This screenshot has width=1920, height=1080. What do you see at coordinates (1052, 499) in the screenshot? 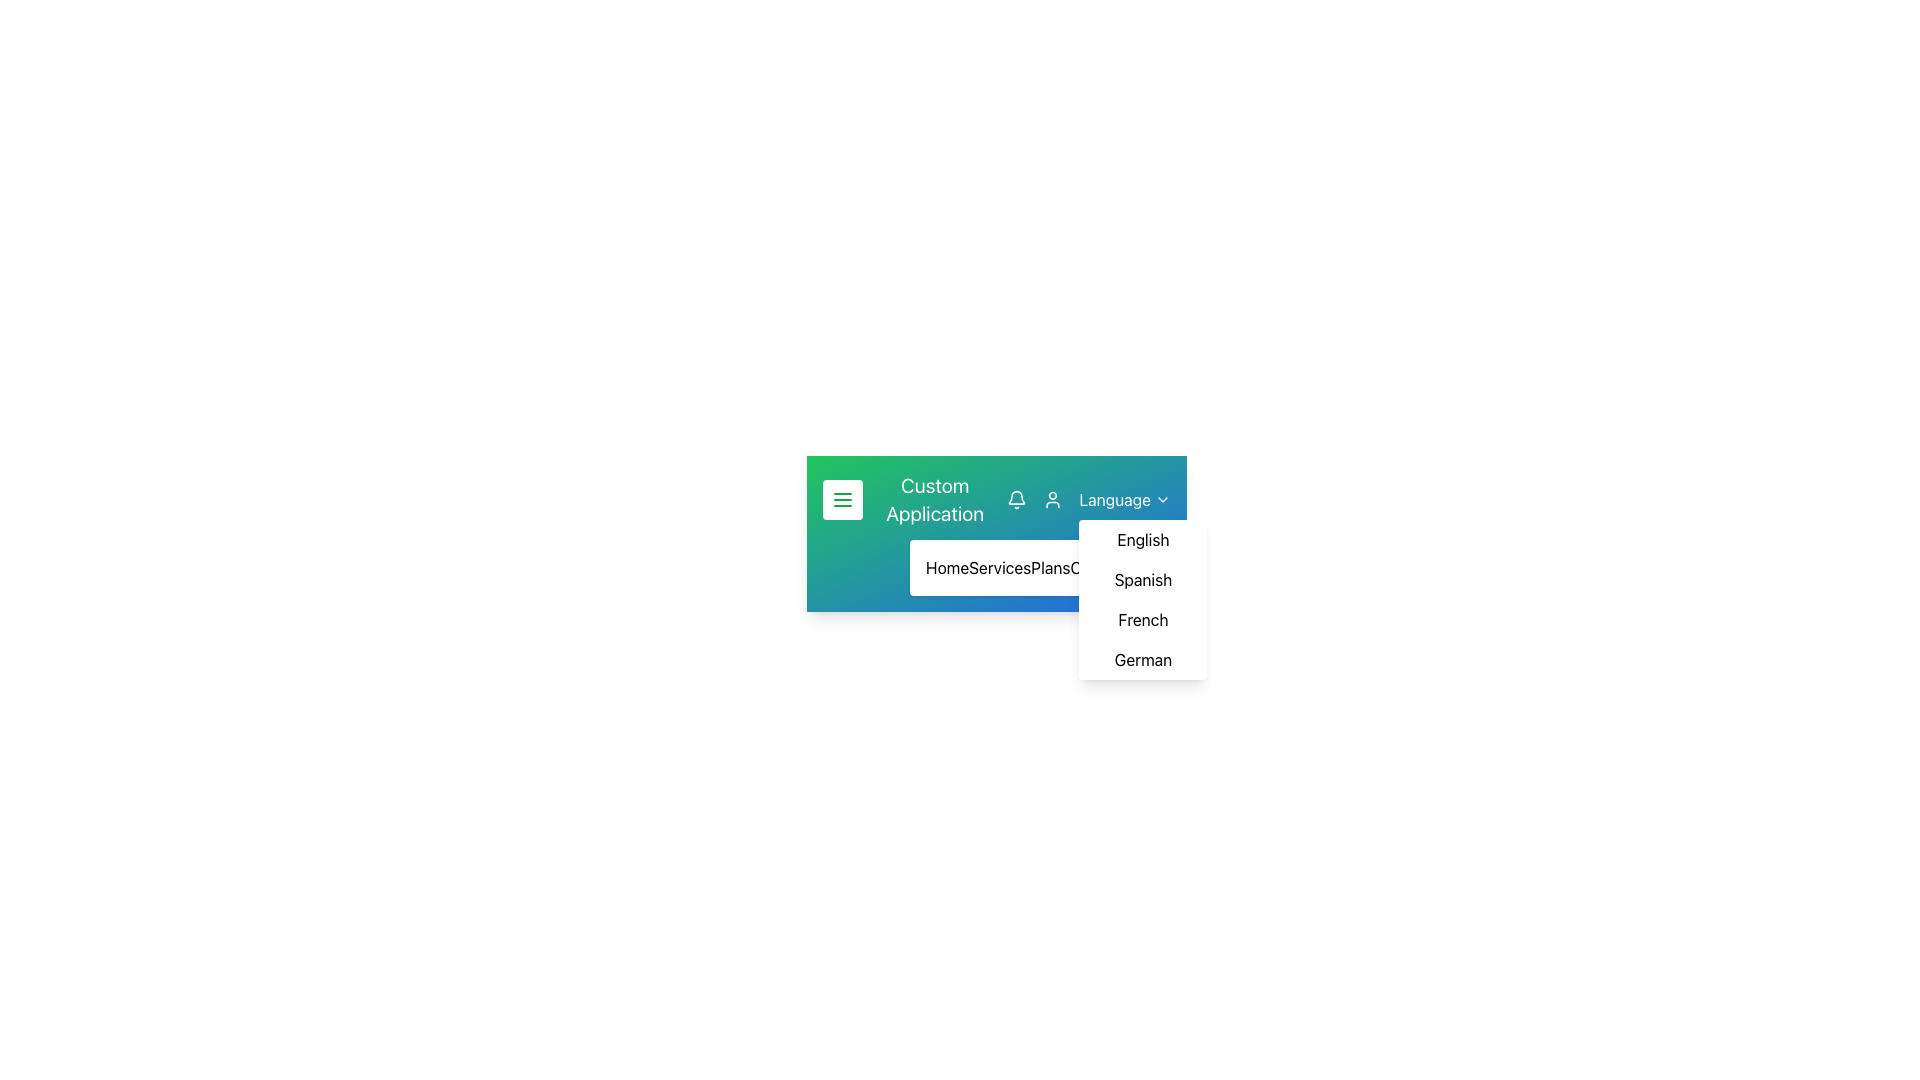
I see `the small user icon in the top navigation bar, which is located next to the notification bell icon` at bounding box center [1052, 499].